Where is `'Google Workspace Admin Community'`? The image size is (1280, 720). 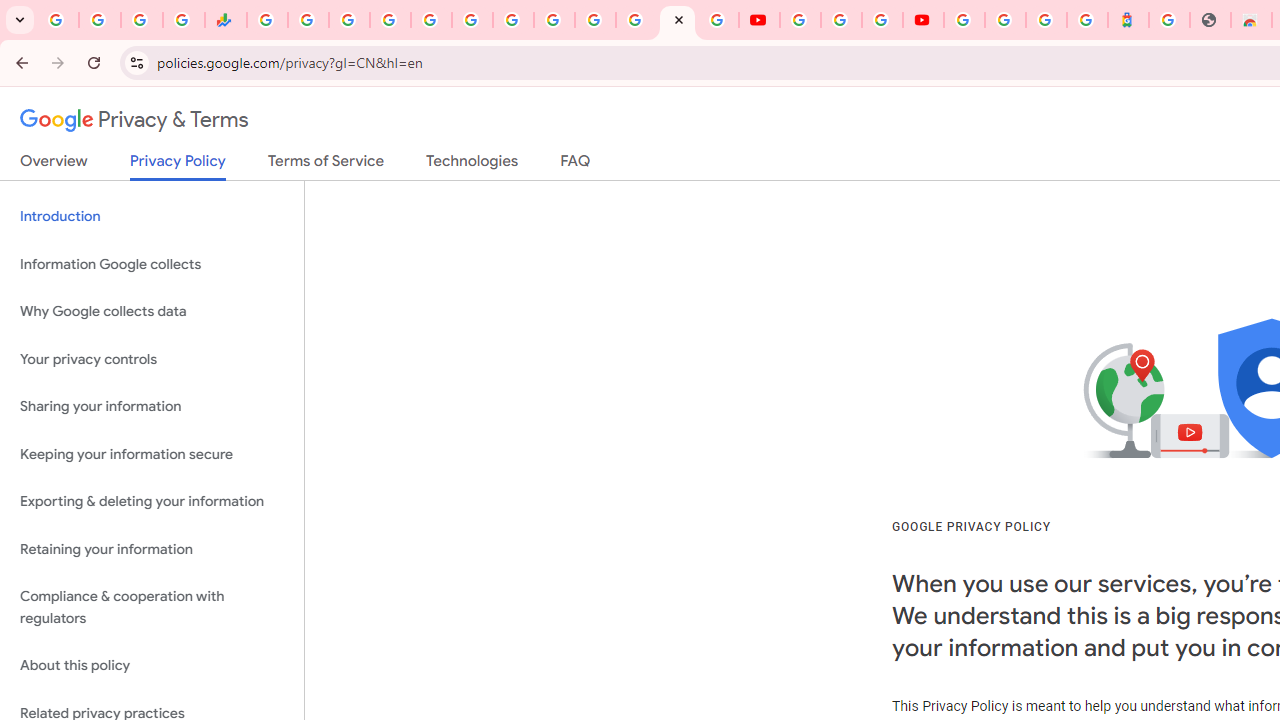 'Google Workspace Admin Community' is located at coordinates (58, 20).